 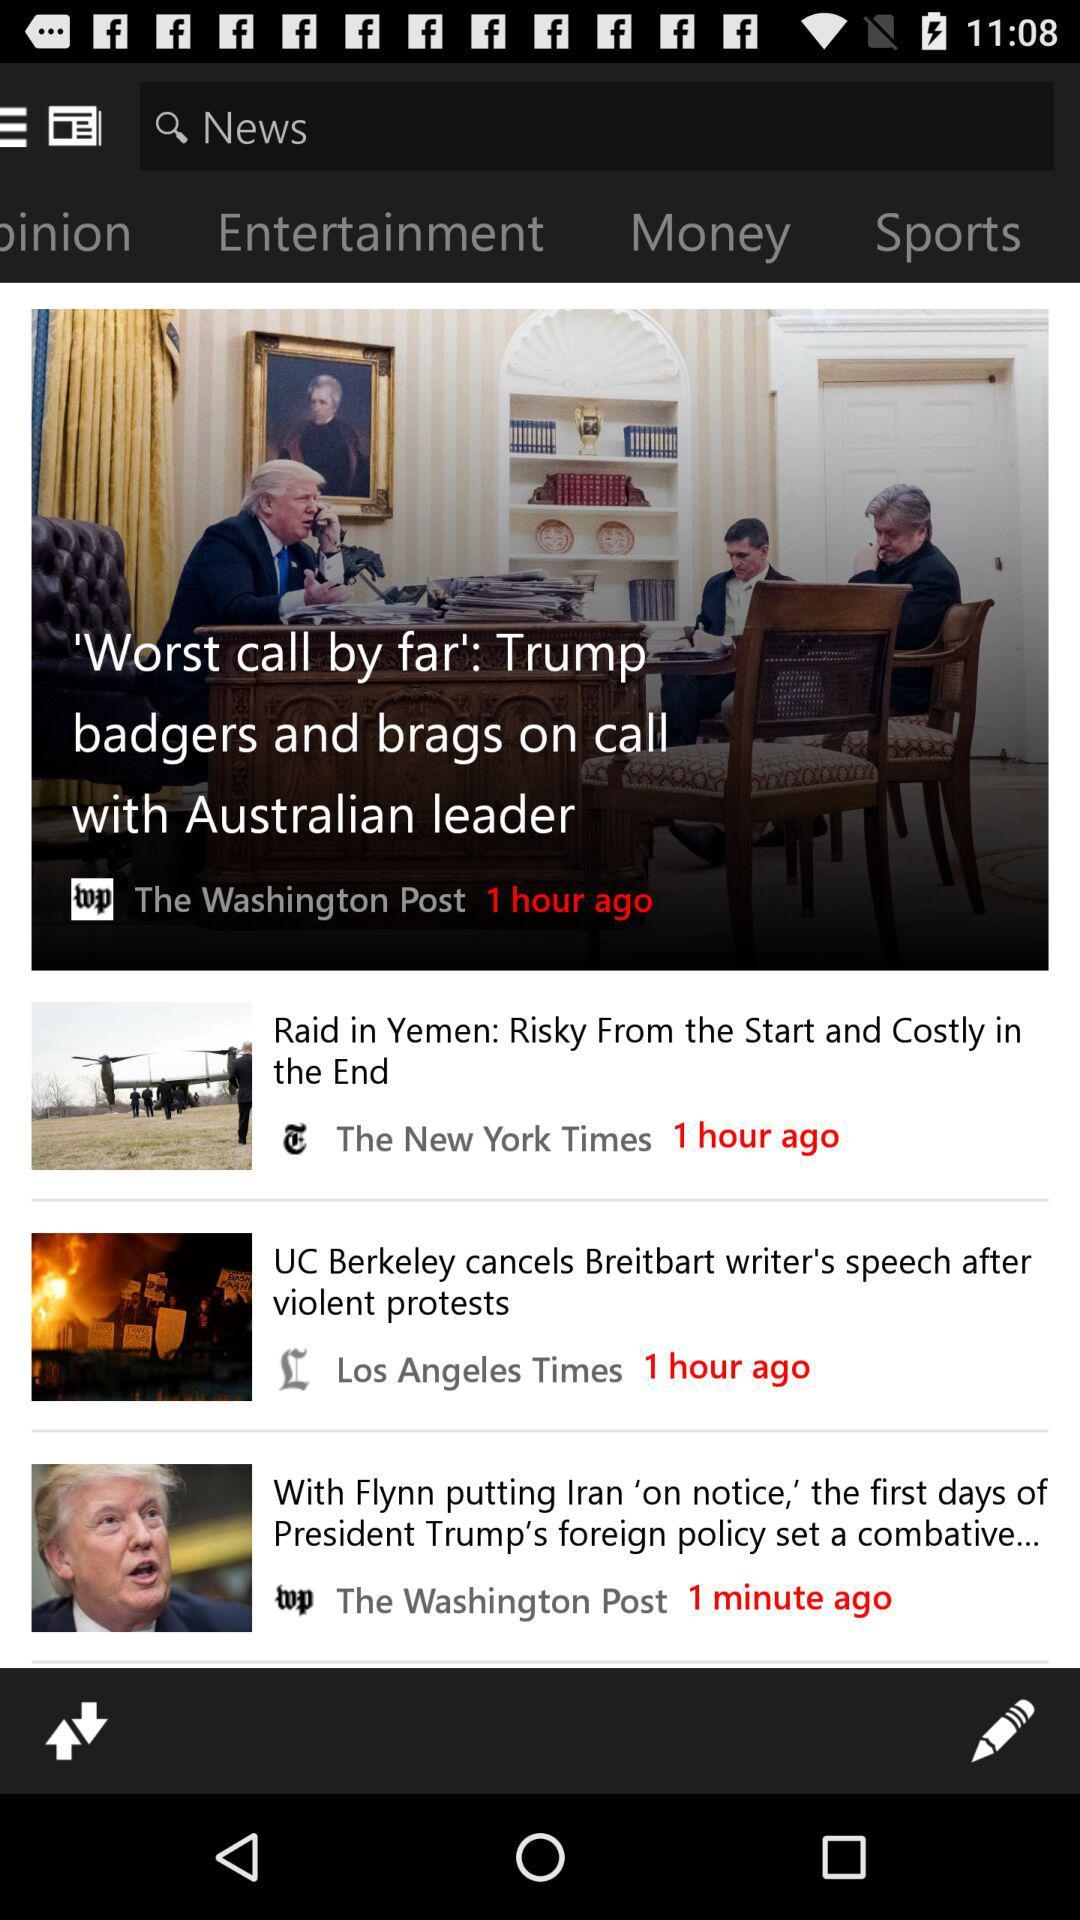 I want to click on the sports, so click(x=963, y=235).